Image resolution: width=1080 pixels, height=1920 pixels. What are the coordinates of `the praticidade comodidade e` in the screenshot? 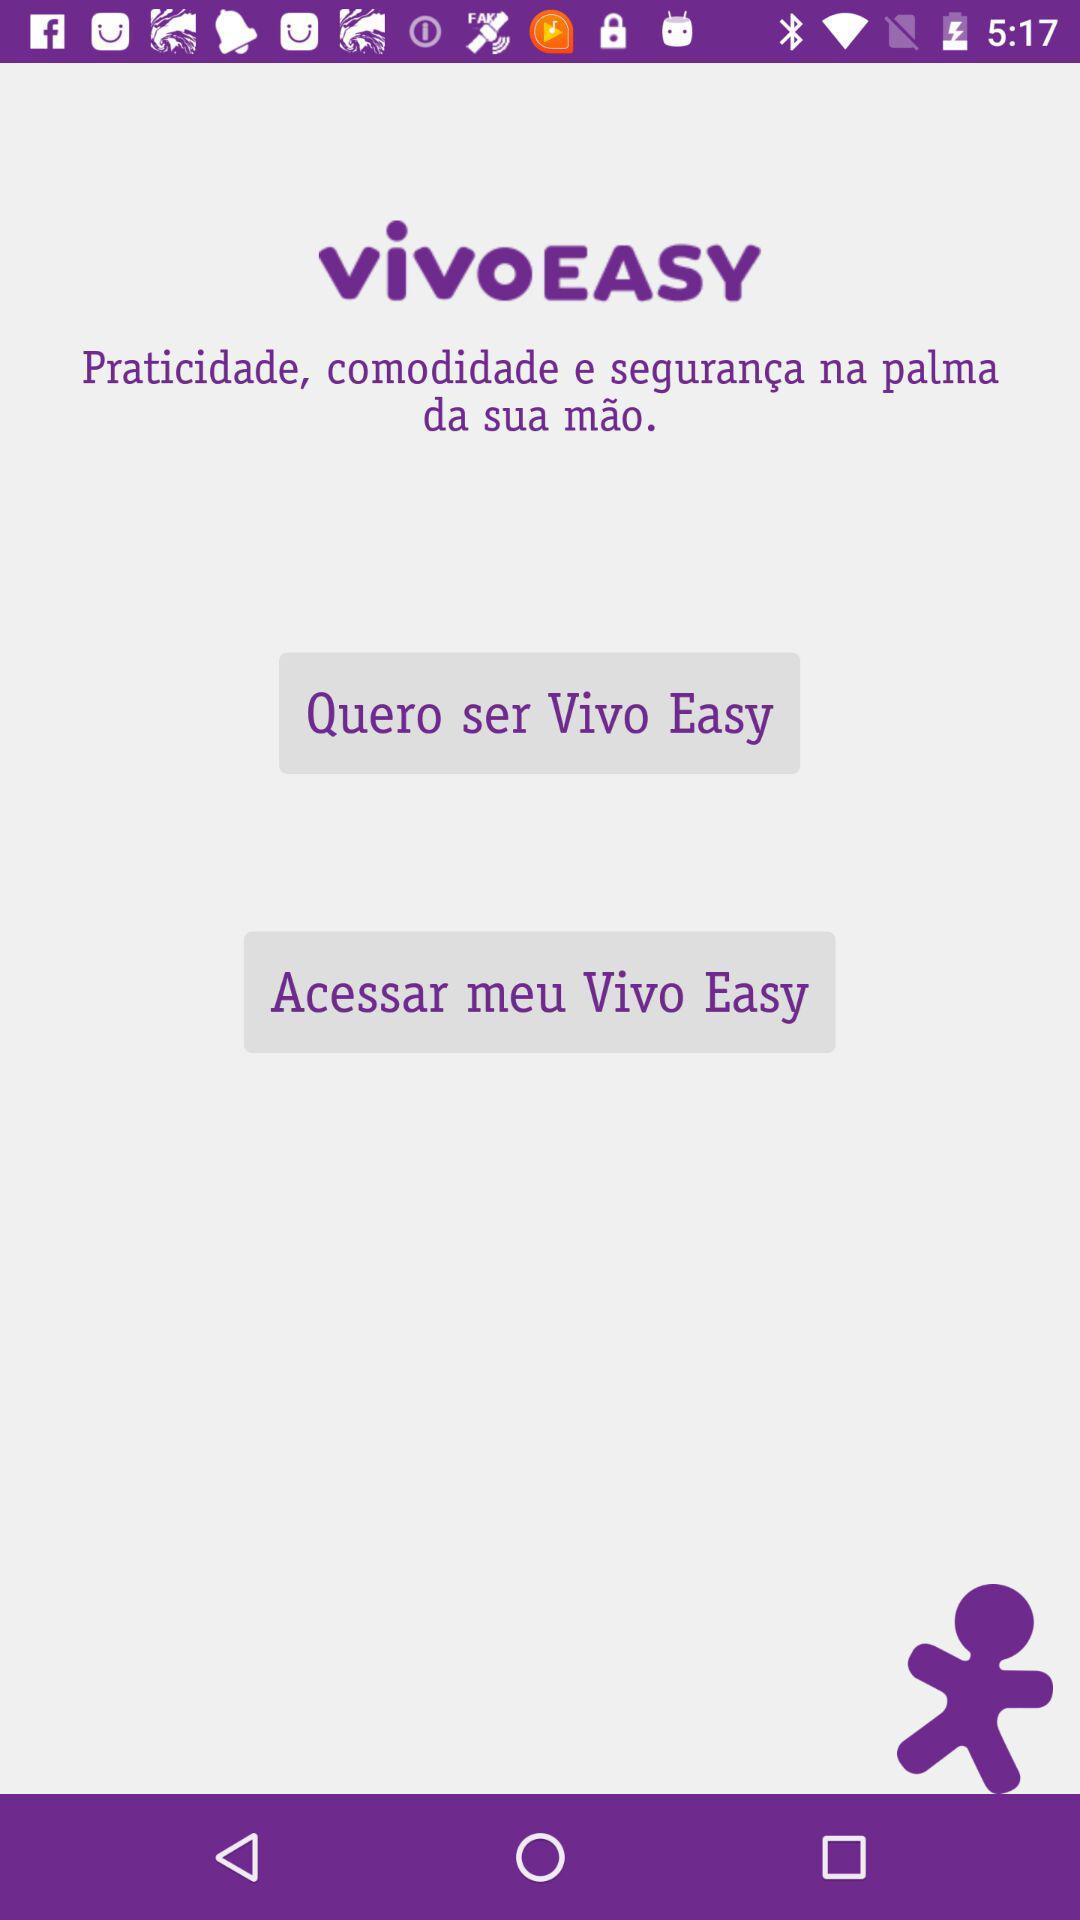 It's located at (540, 384).